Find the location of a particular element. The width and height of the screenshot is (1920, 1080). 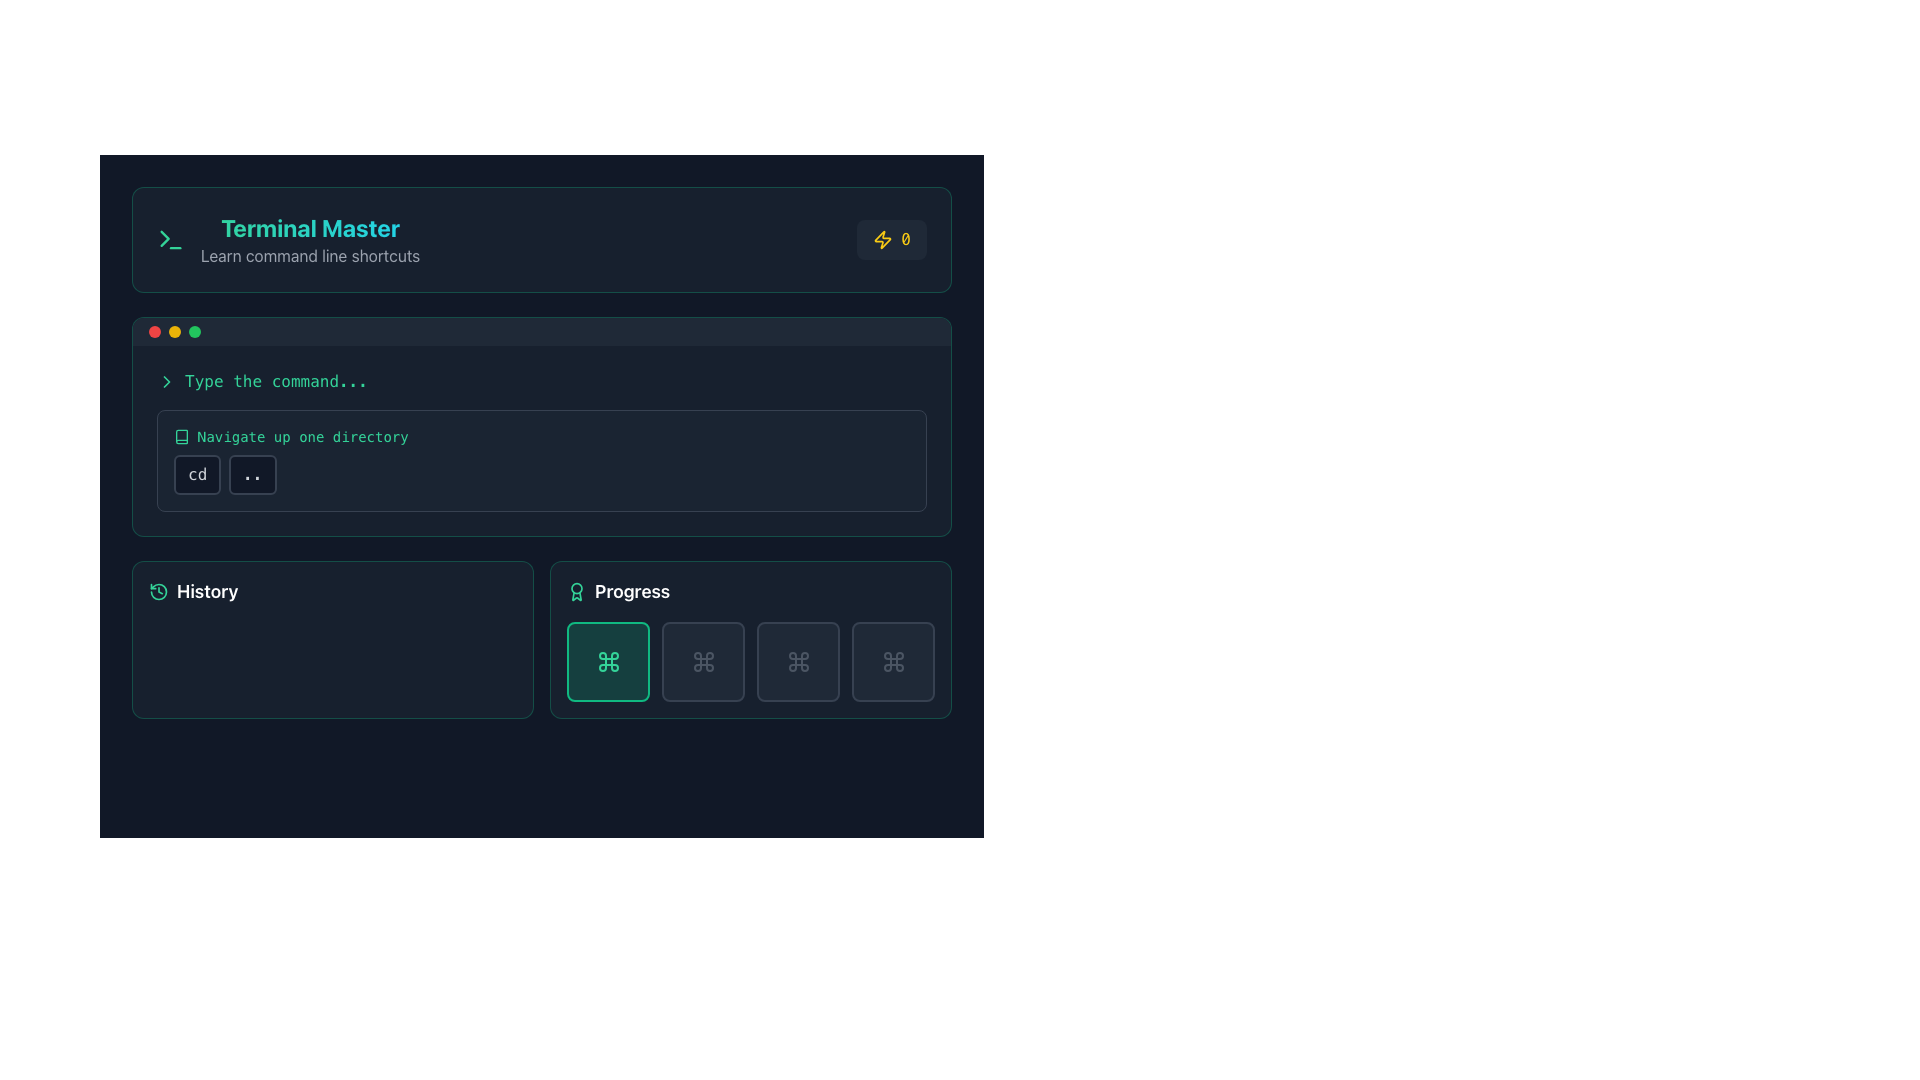

second icon in the 'Progress' section located in the lower-right area of the layout is located at coordinates (703, 662).